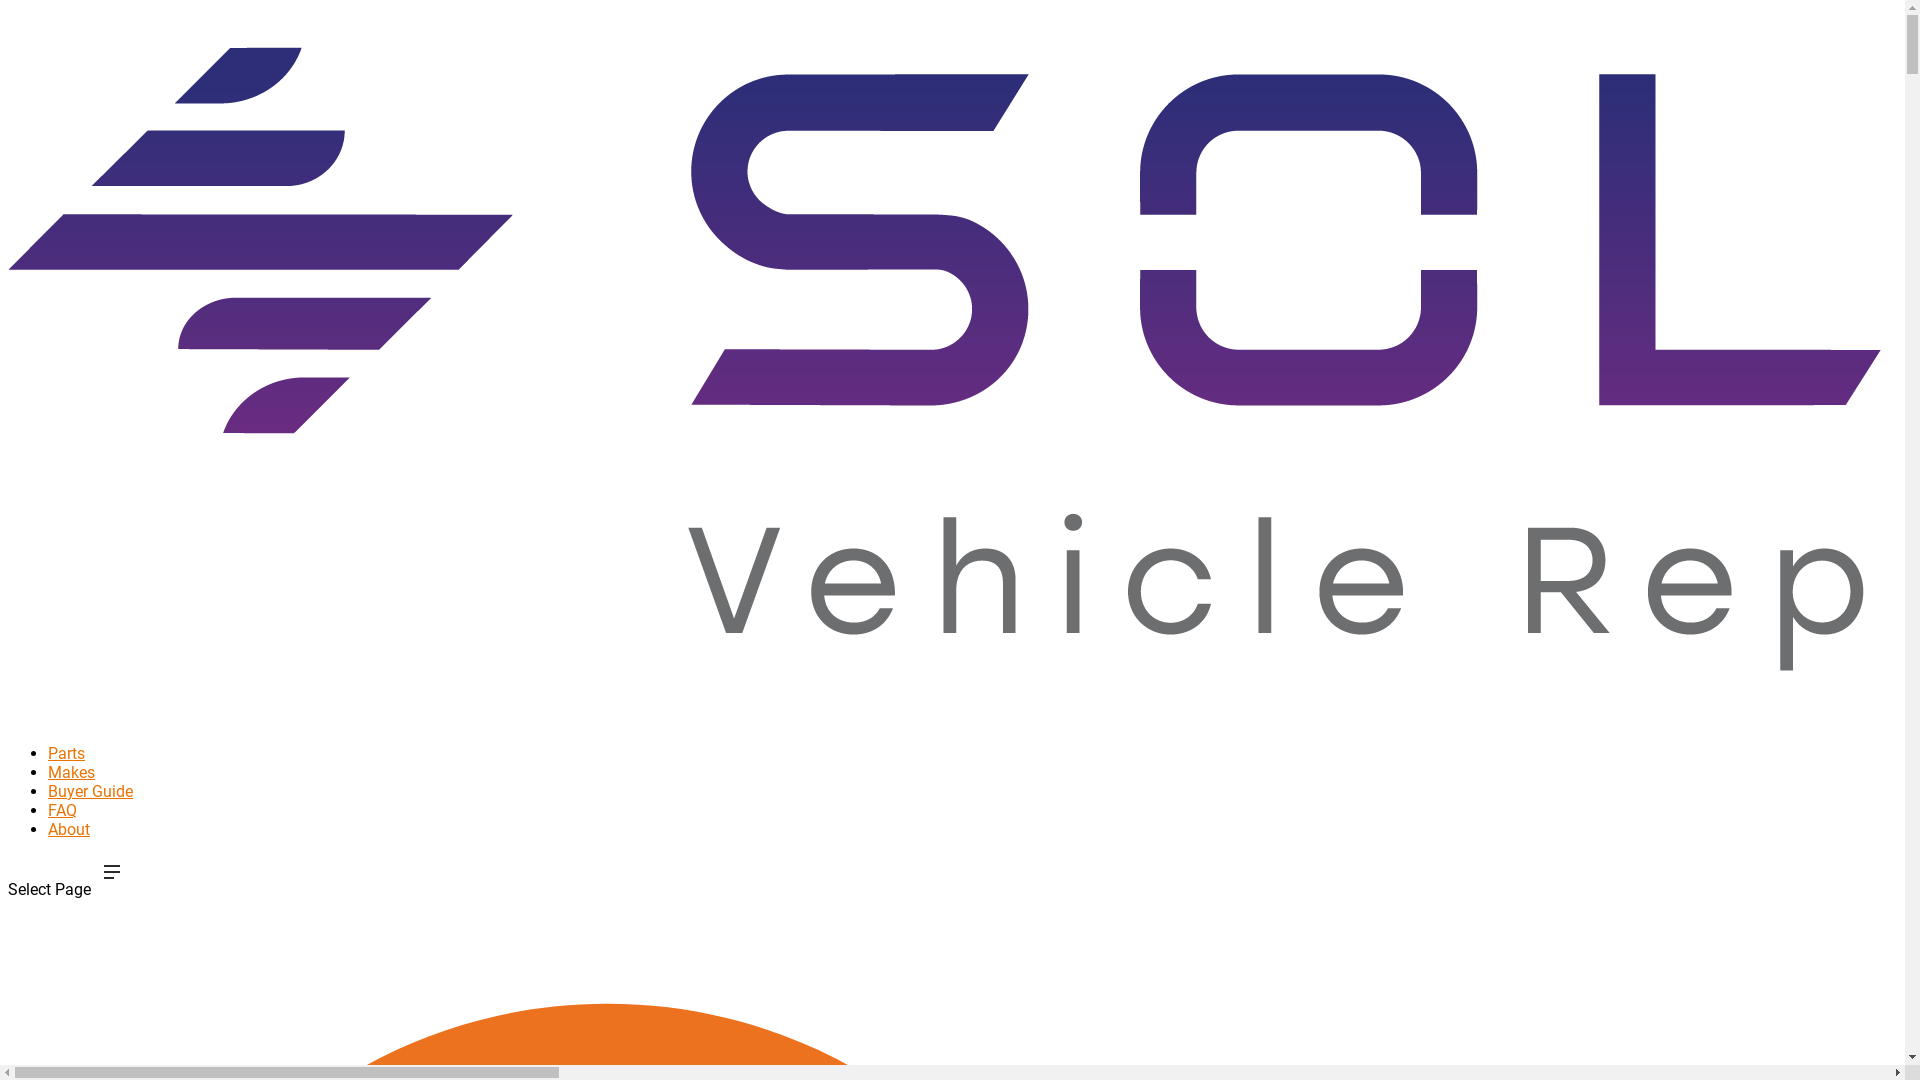 Image resolution: width=1920 pixels, height=1080 pixels. What do you see at coordinates (48, 778) in the screenshot?
I see `'Parts'` at bounding box center [48, 778].